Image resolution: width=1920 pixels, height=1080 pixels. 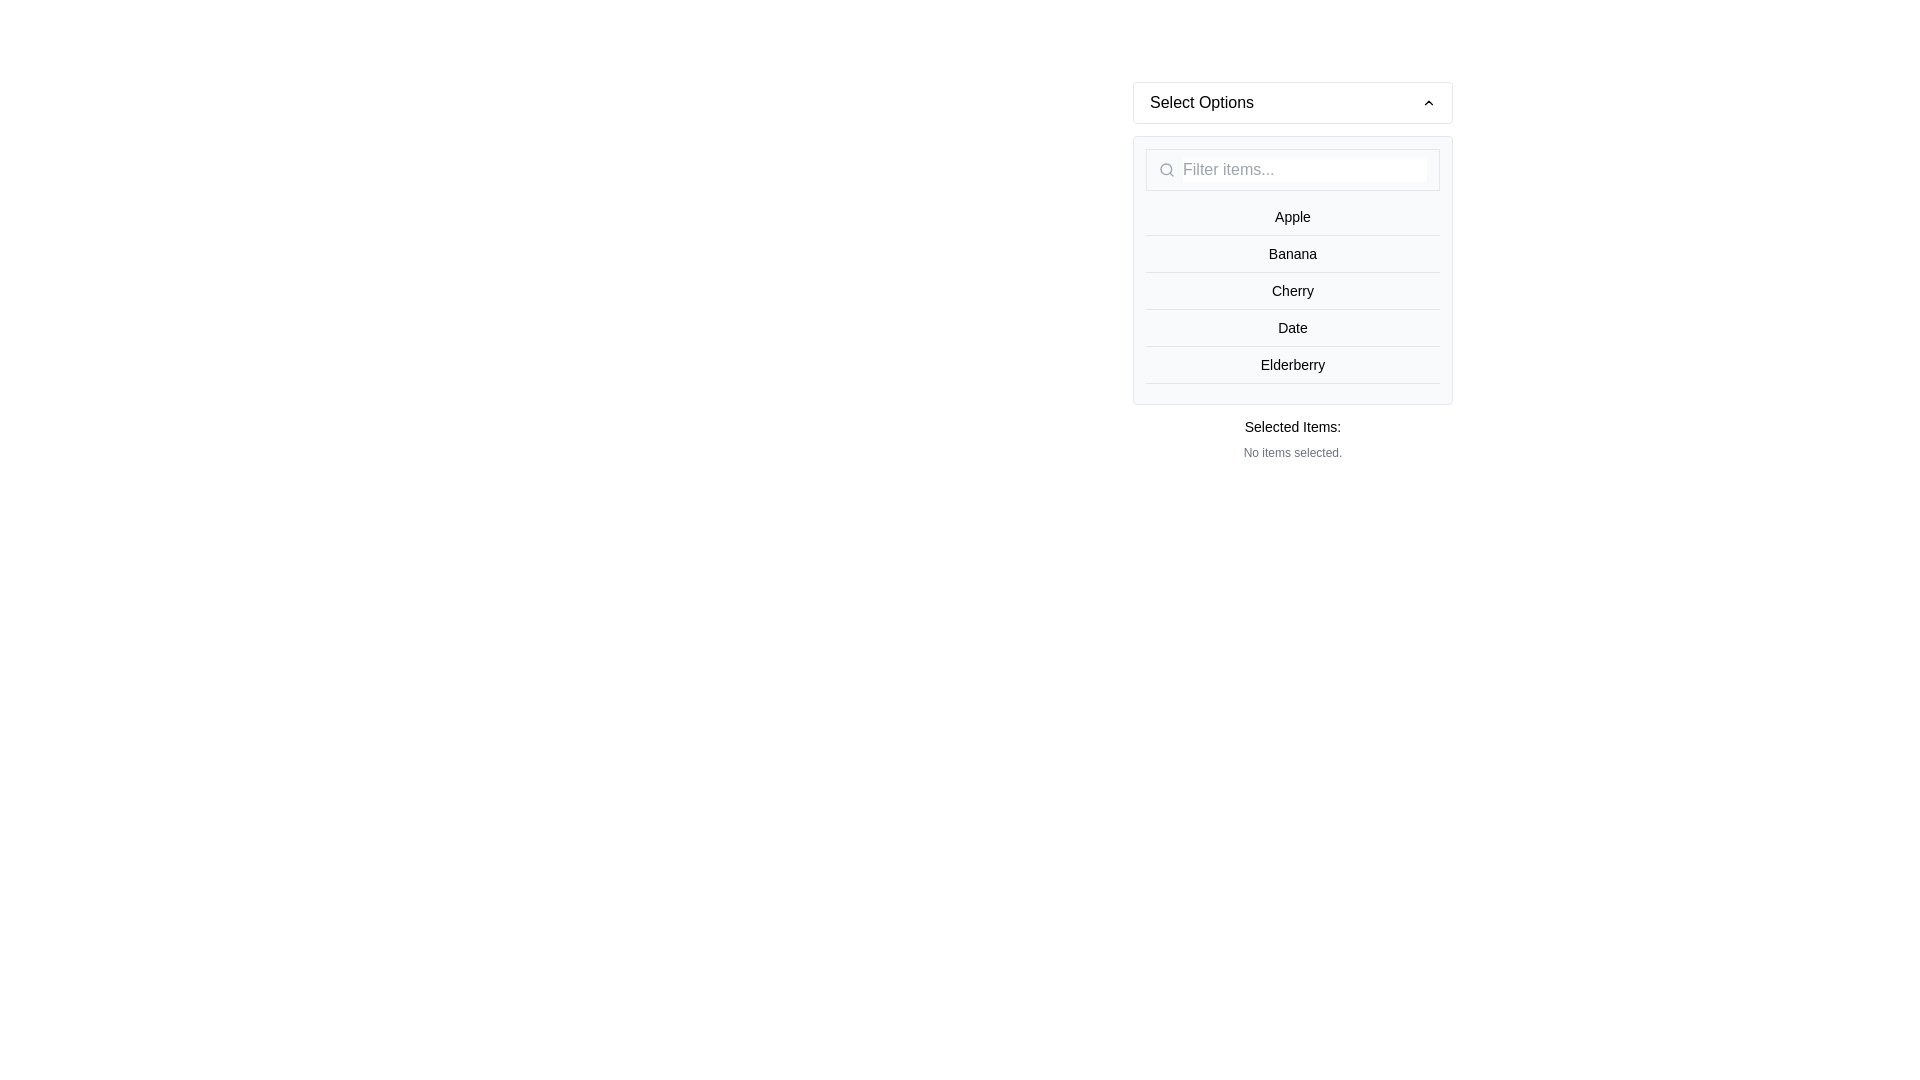 What do you see at coordinates (1292, 290) in the screenshot?
I see `the selectable list item representing 'Cherry'` at bounding box center [1292, 290].